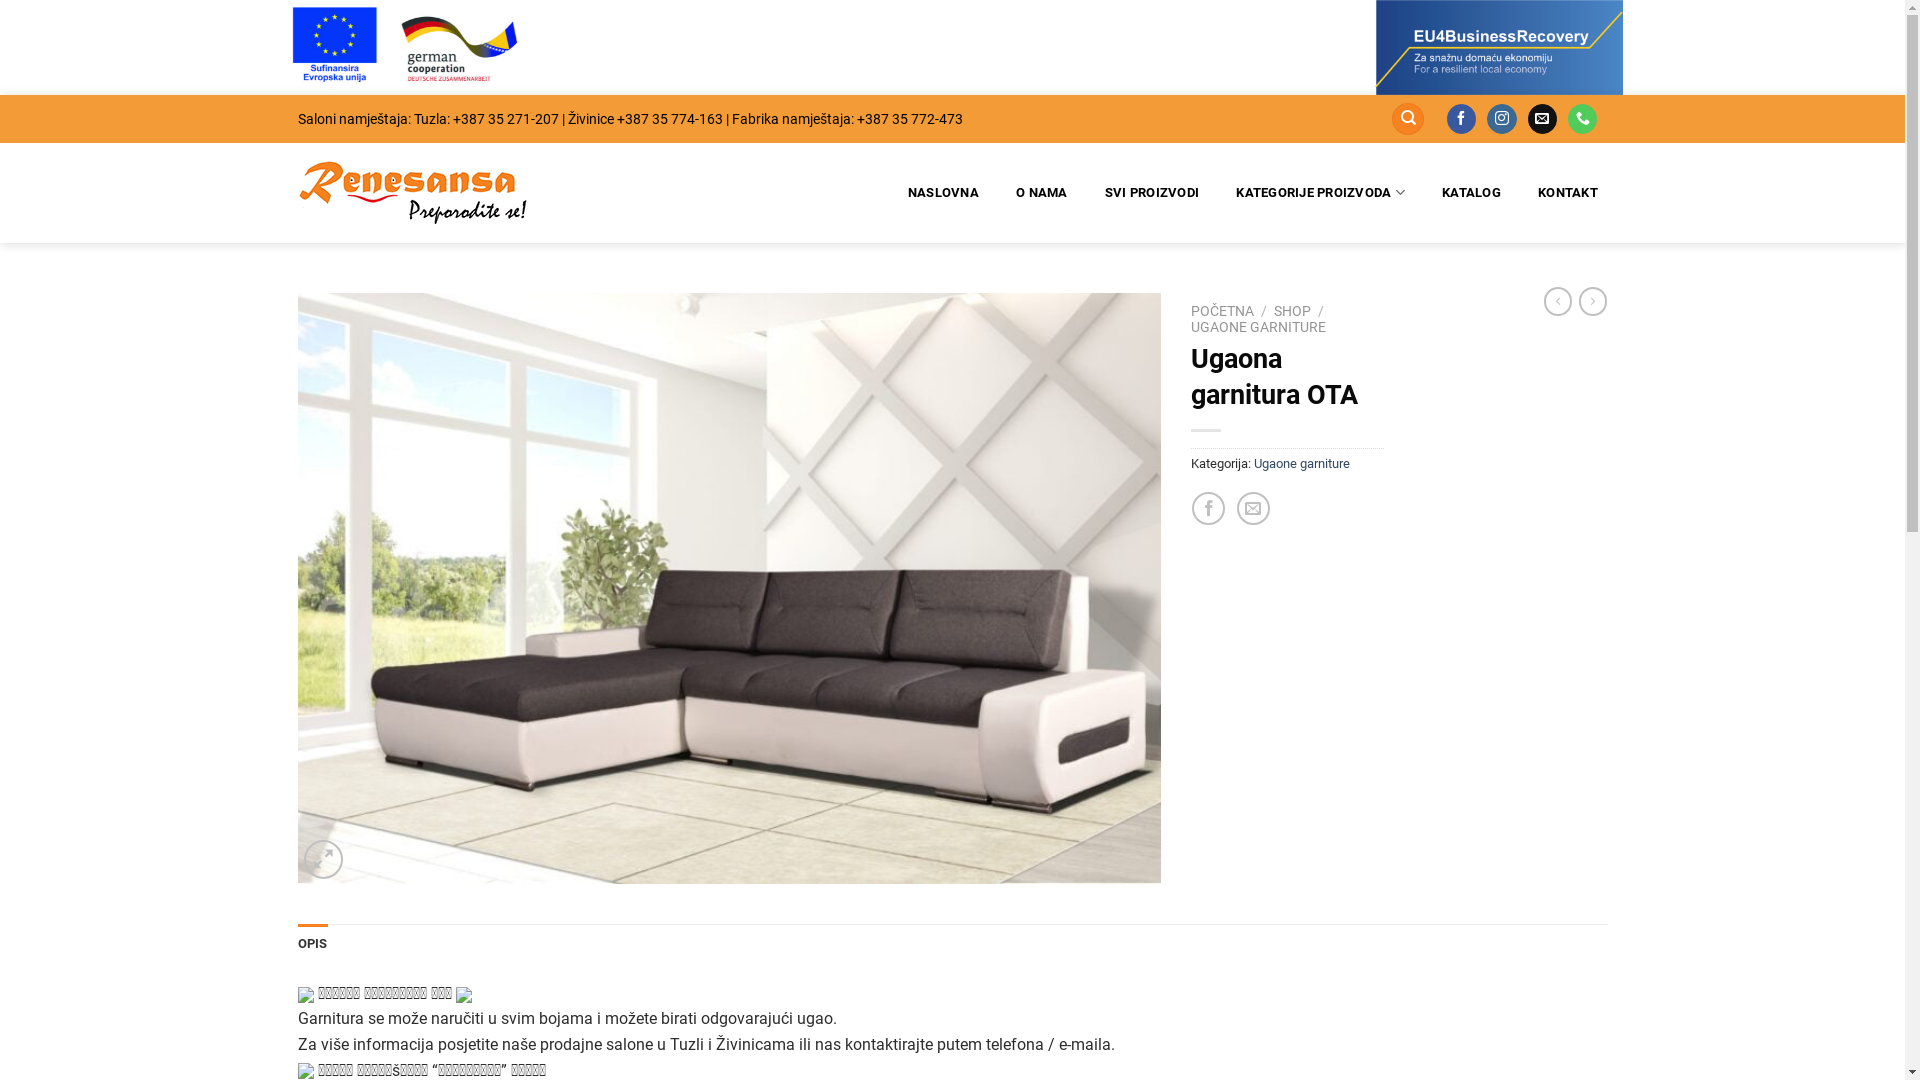 This screenshot has height=1080, width=1920. I want to click on '+387 35 271-207', so click(450, 119).